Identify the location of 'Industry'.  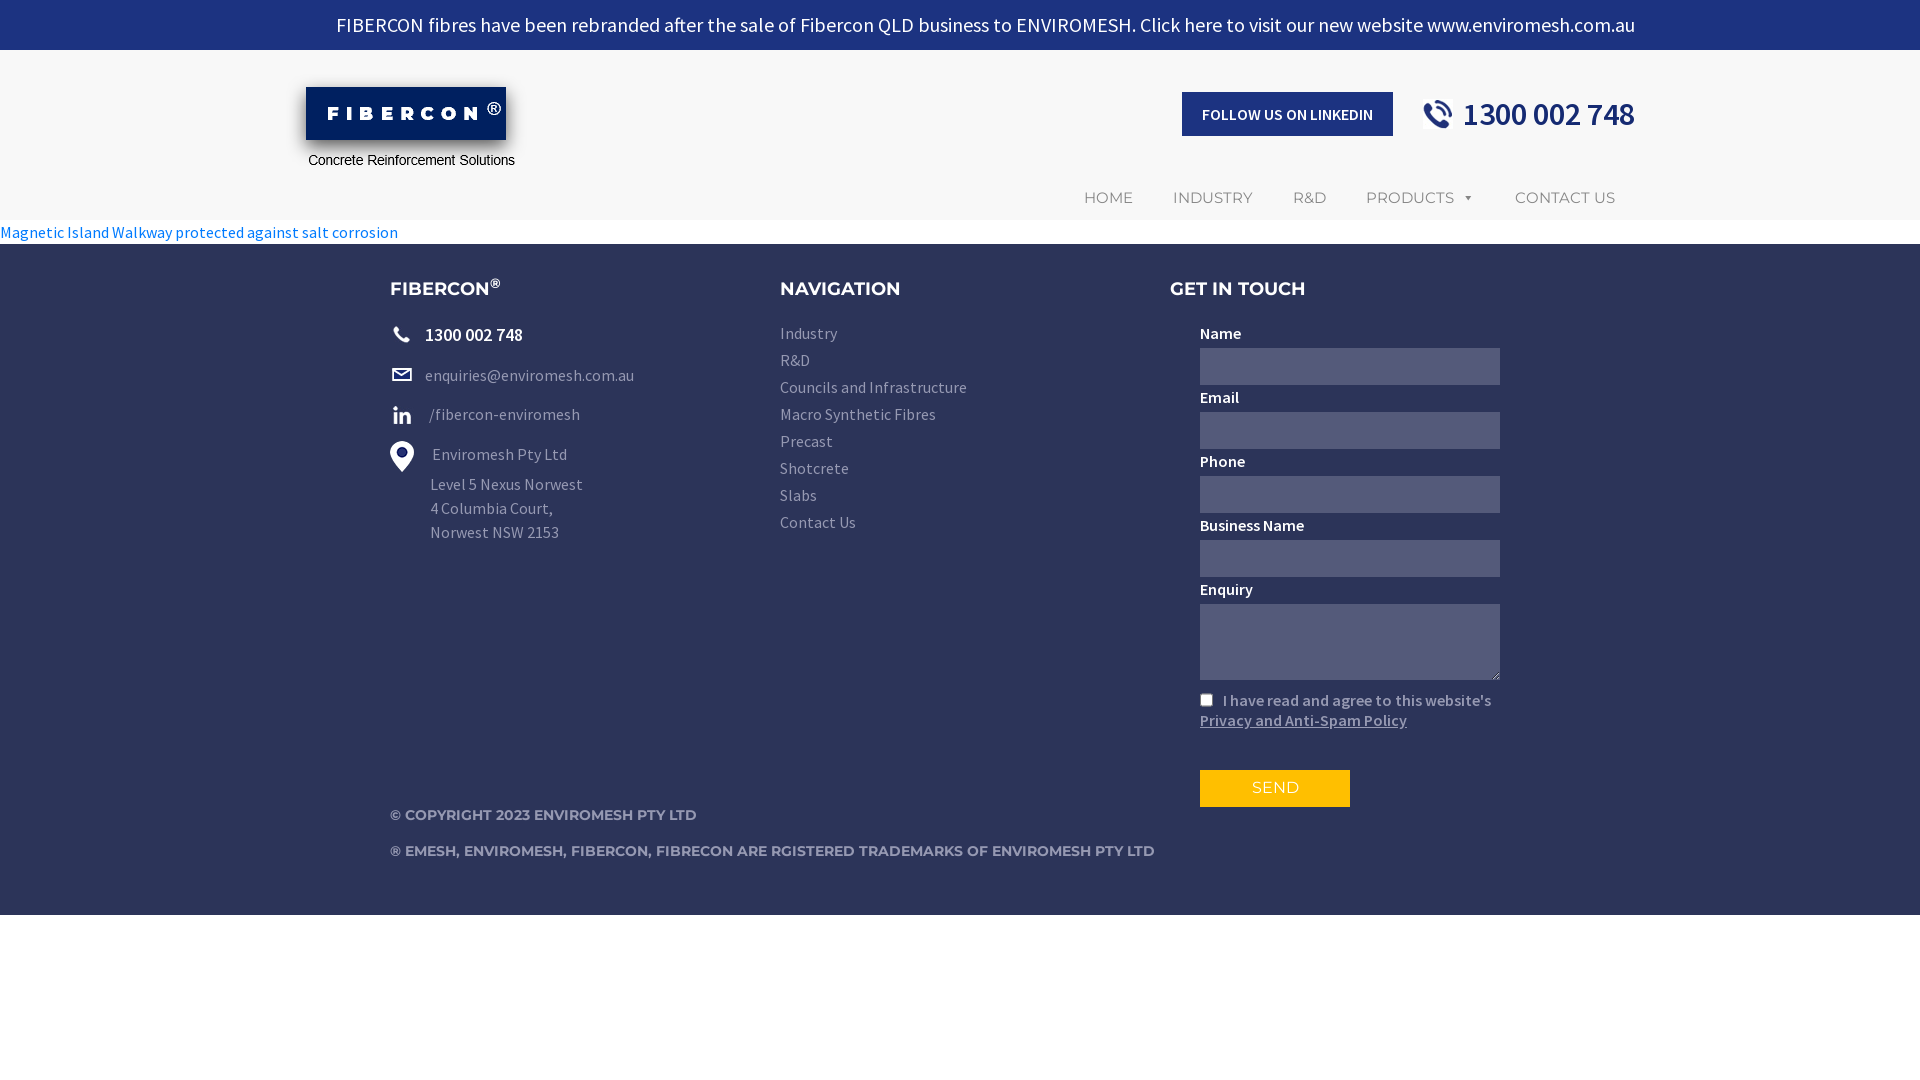
(778, 333).